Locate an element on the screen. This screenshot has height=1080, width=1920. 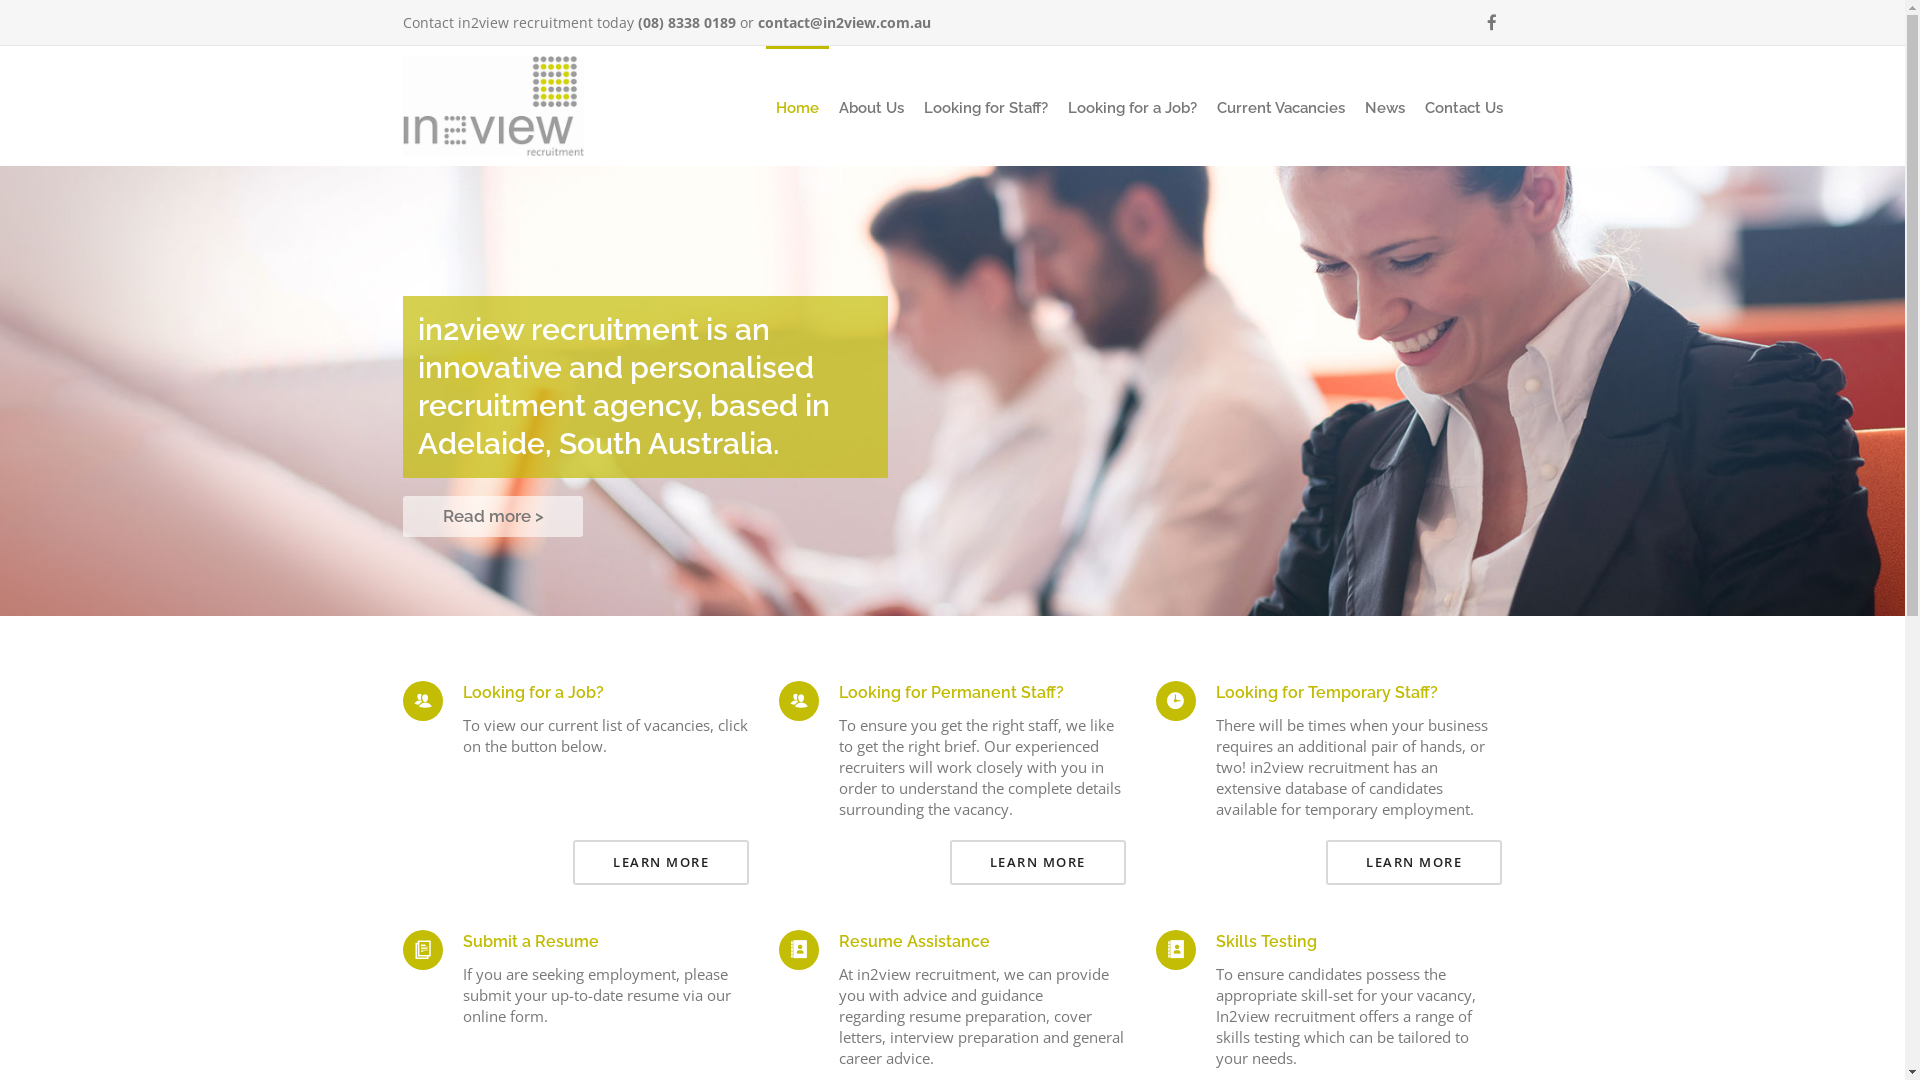
'LEARN MORE' is located at coordinates (1413, 861).